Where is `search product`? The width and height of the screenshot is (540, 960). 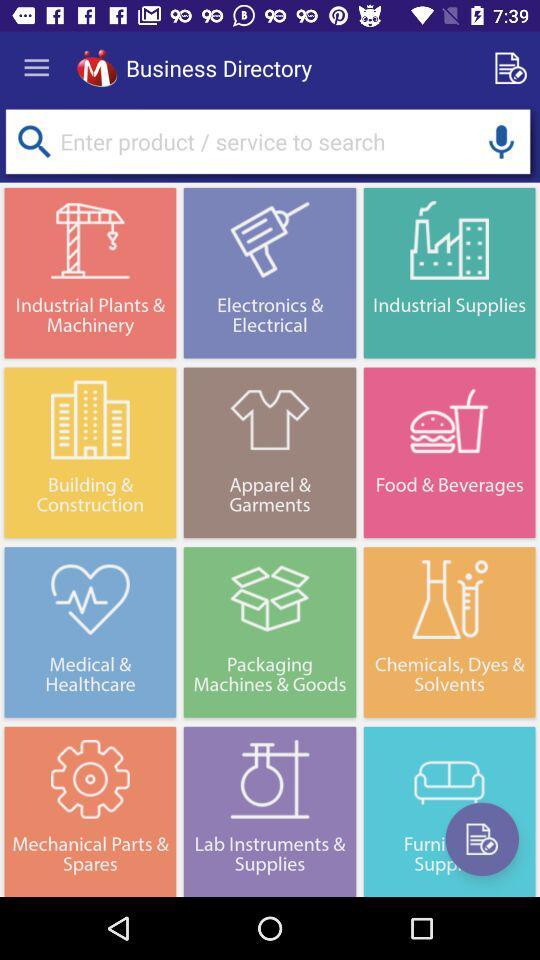 search product is located at coordinates (33, 140).